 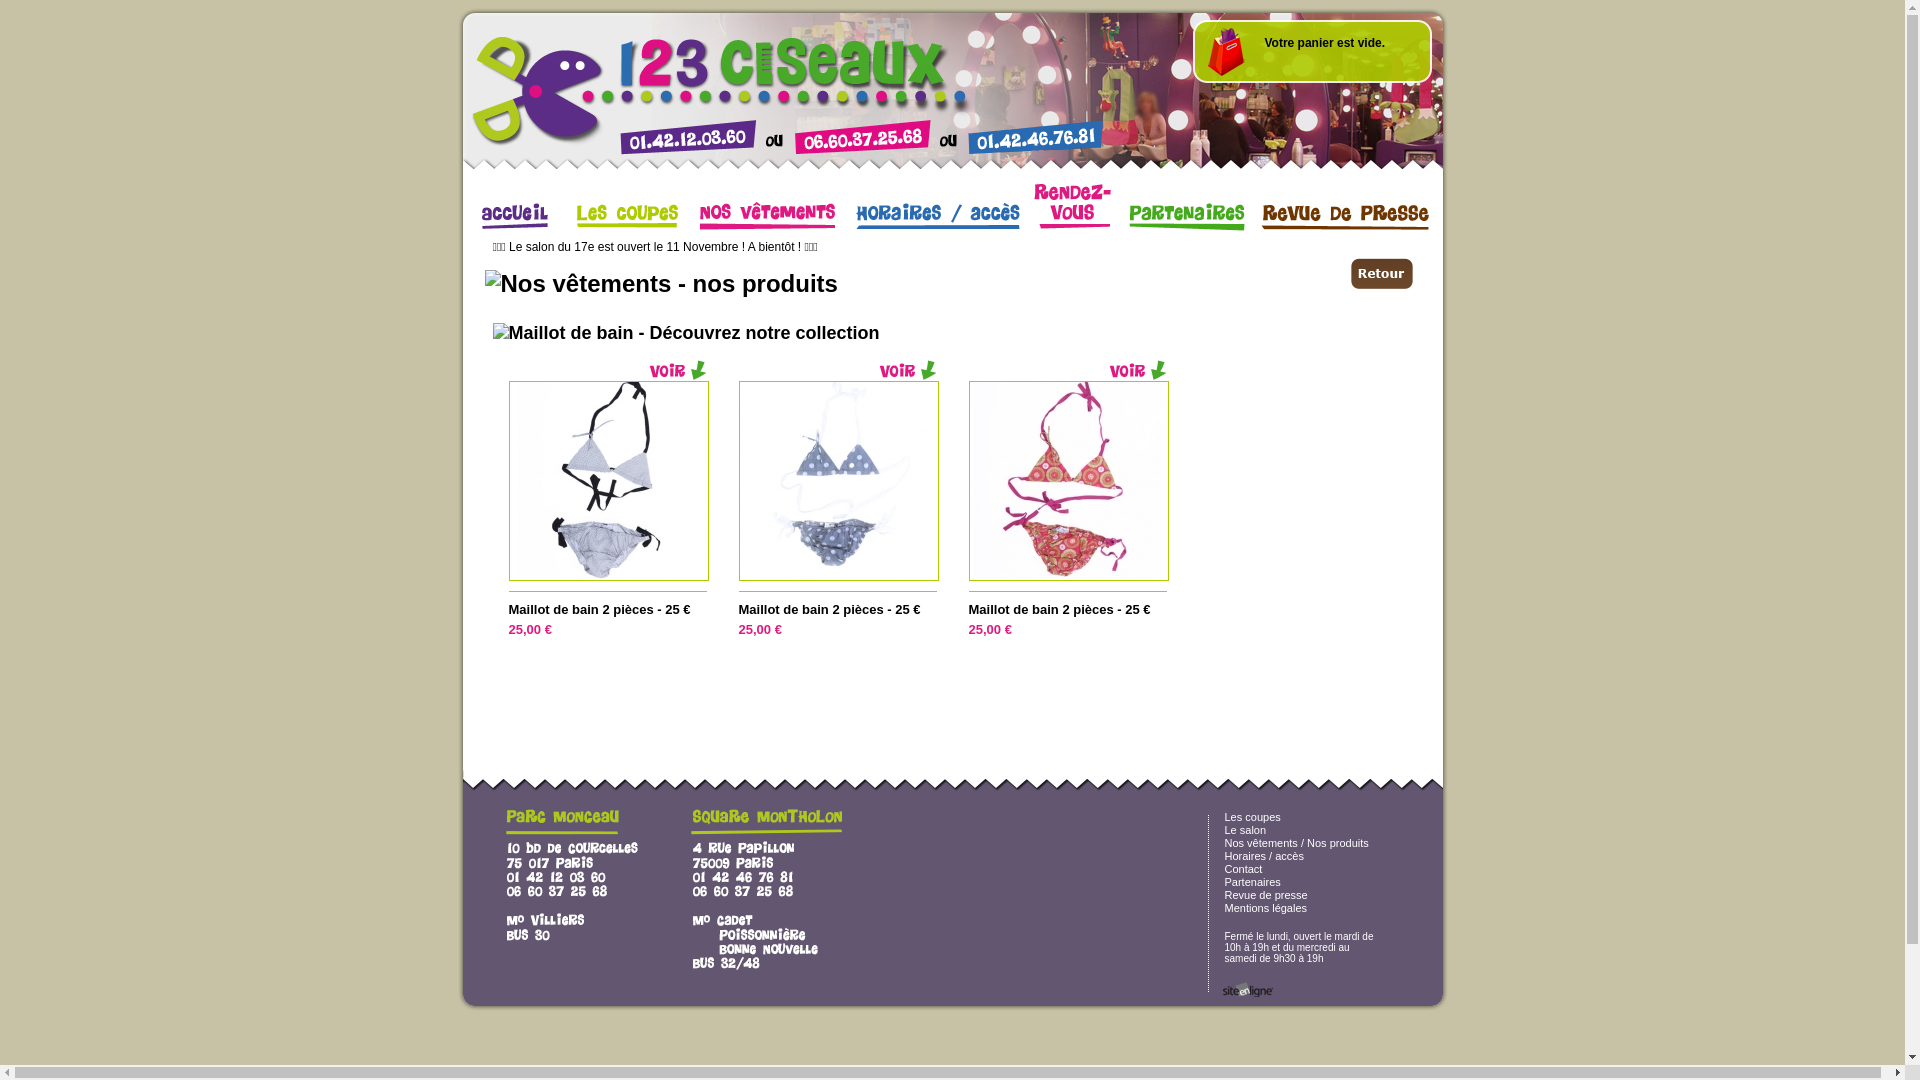 I want to click on 'Contact', so click(x=1242, y=867).